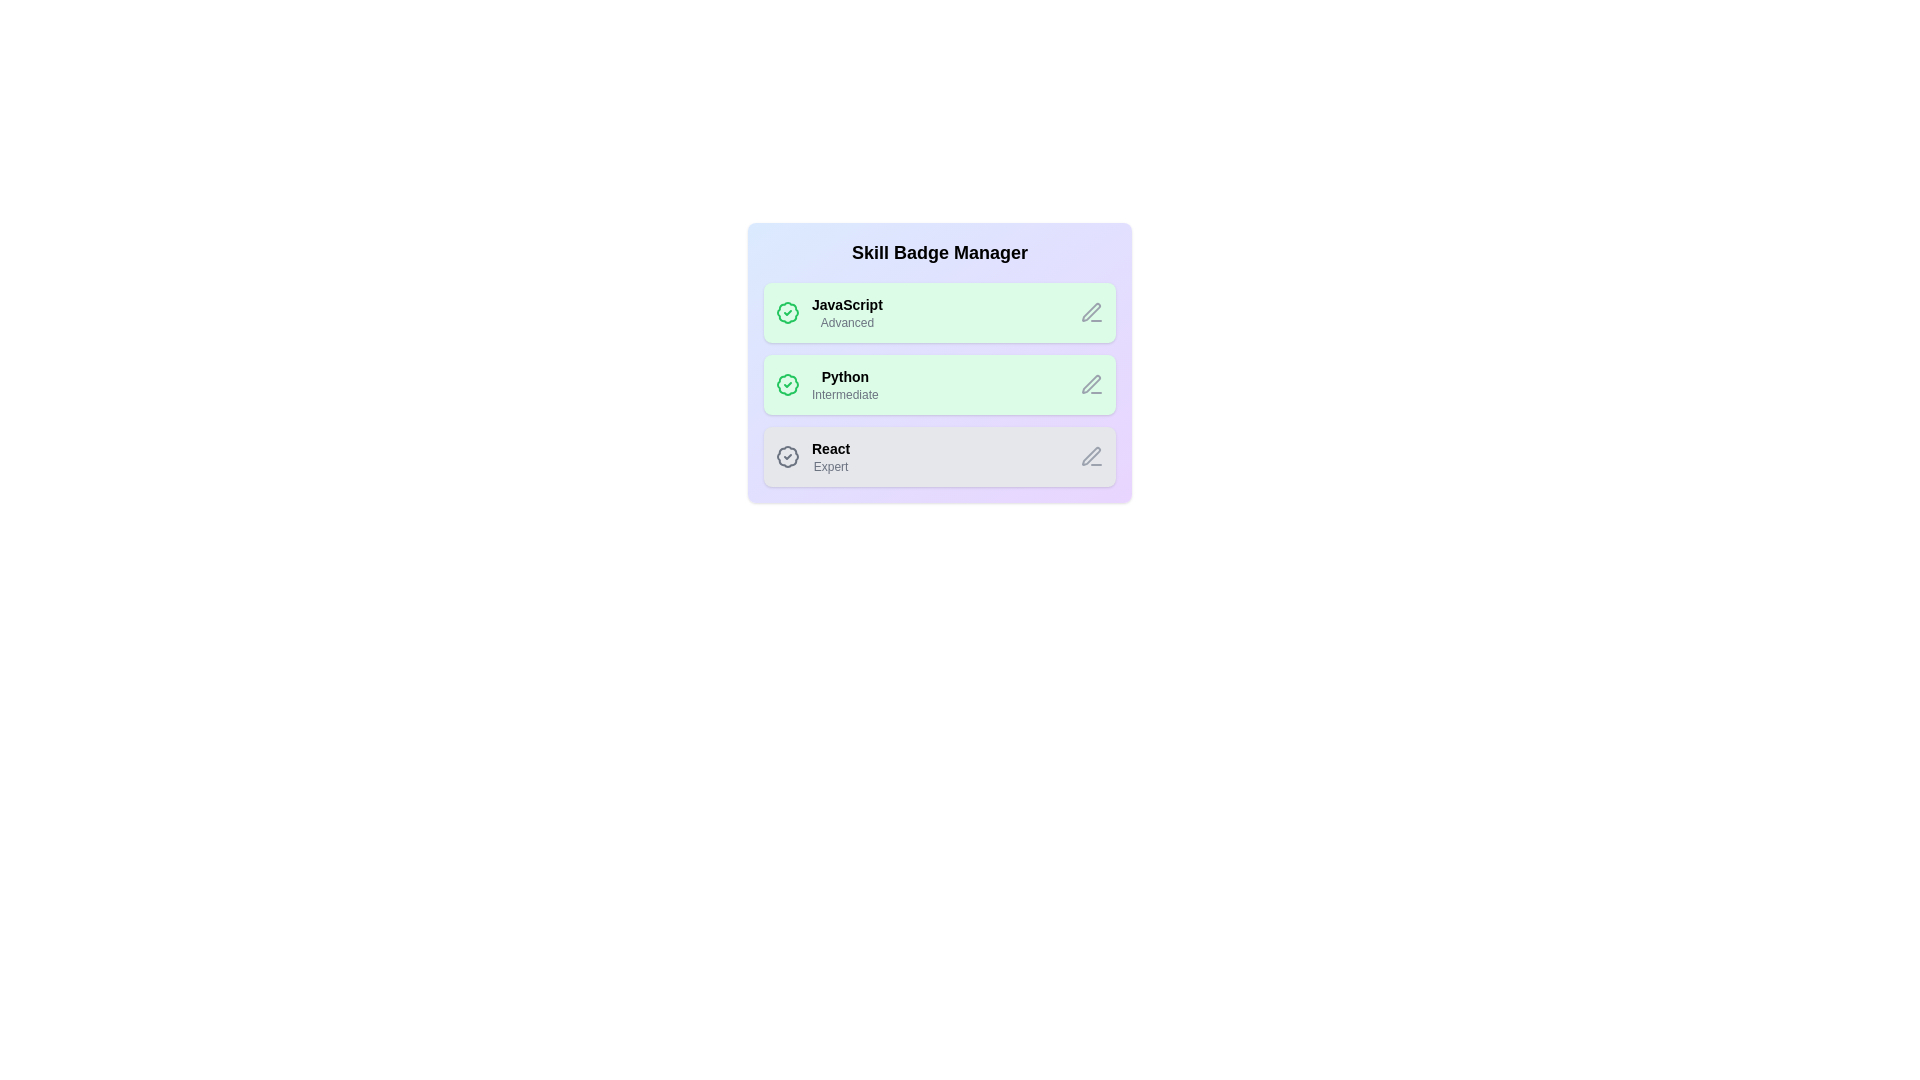 The width and height of the screenshot is (1920, 1080). Describe the element at coordinates (1090, 385) in the screenshot. I see `the edit icon of the skill badge labeled Python` at that location.